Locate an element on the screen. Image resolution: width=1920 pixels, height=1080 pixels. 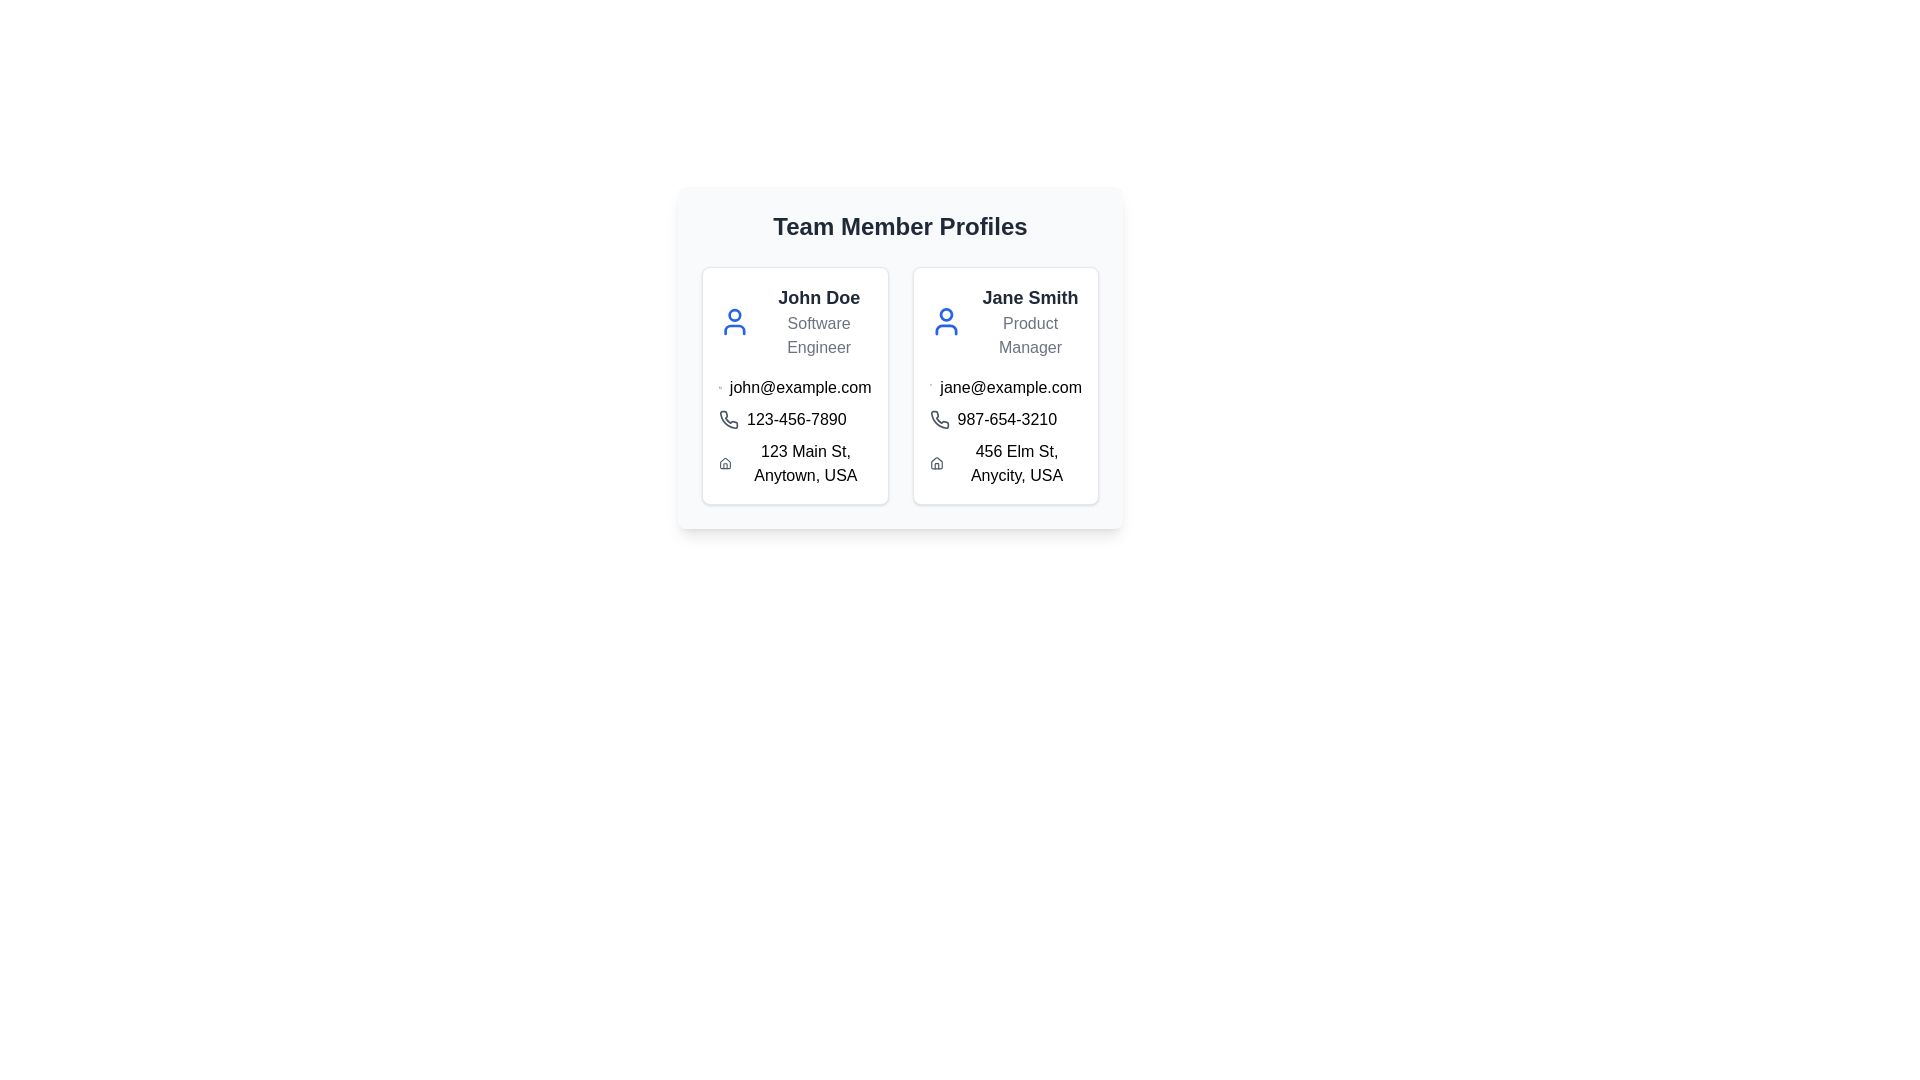
the contact icon associated with John Doe's phone number '123-456-7890' is located at coordinates (728, 419).